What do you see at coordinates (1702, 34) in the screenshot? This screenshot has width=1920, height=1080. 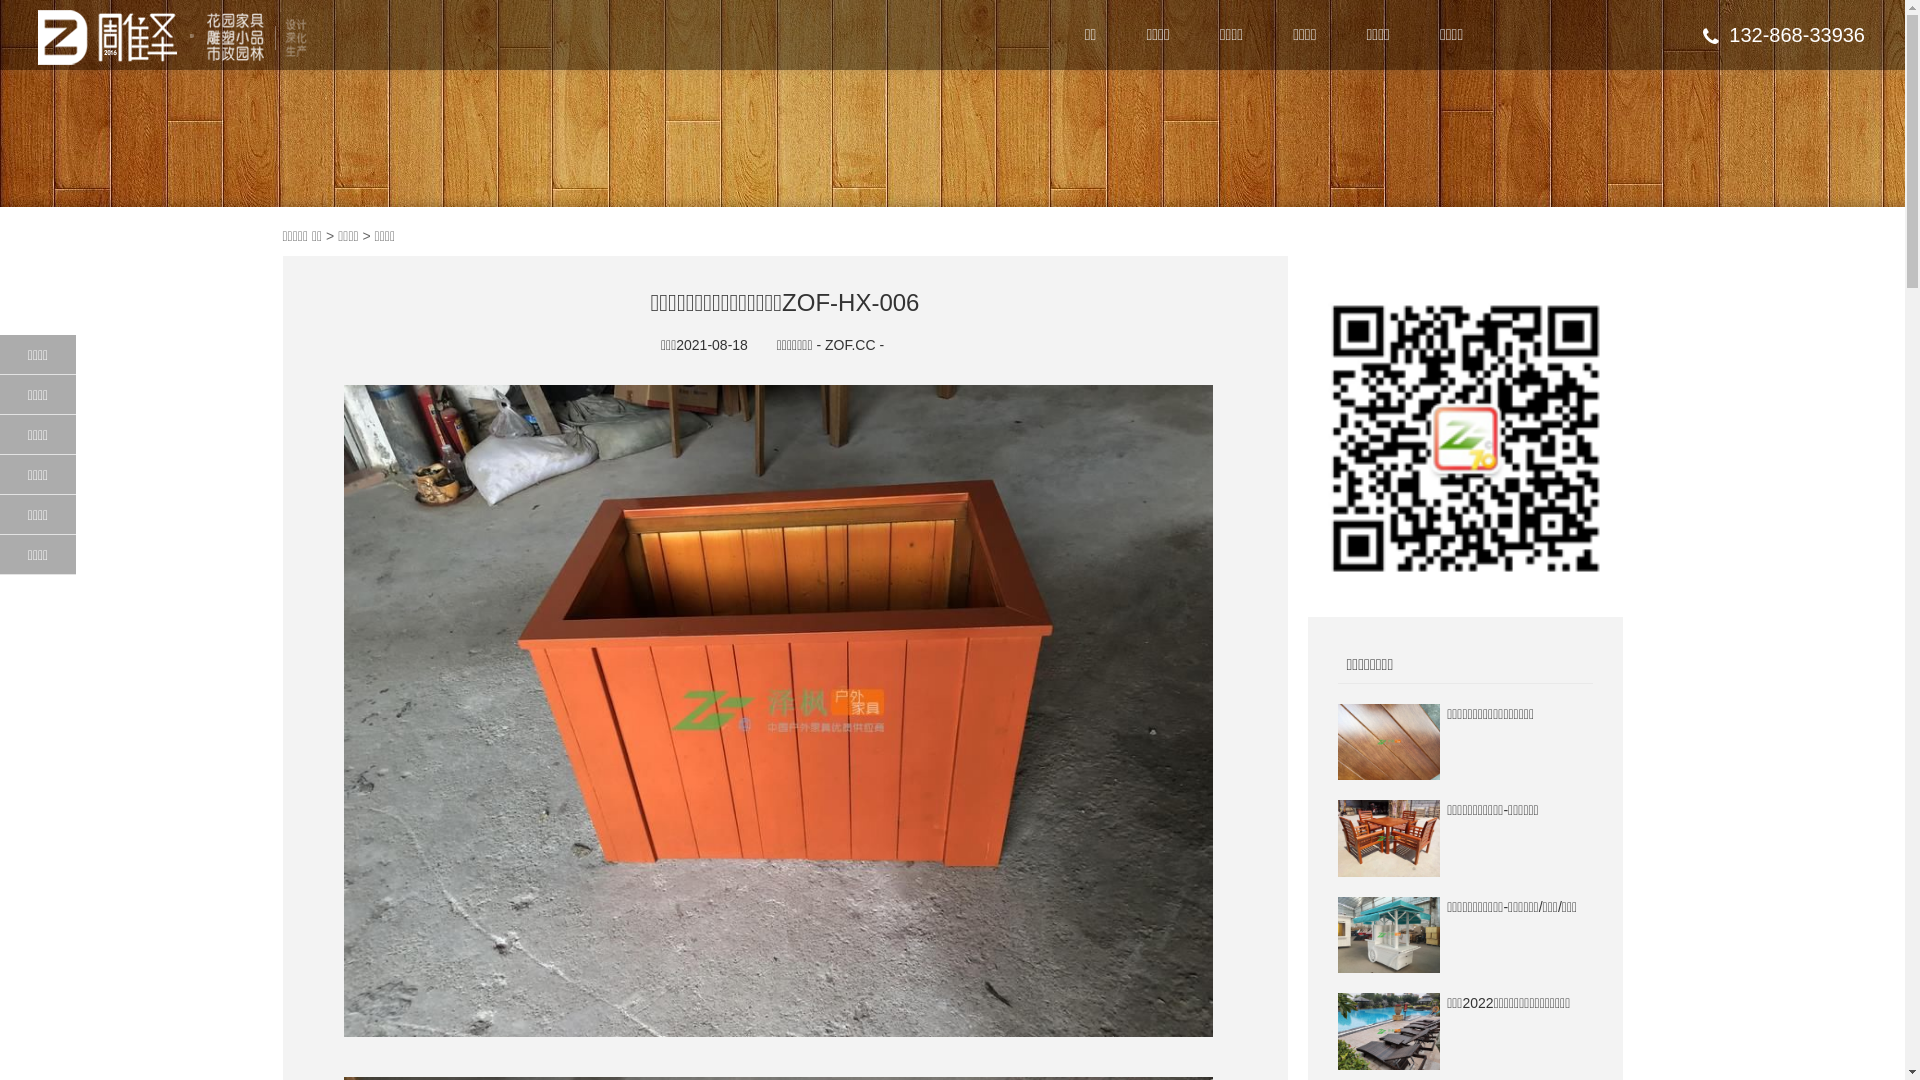 I see `'132-868-33936'` at bounding box center [1702, 34].